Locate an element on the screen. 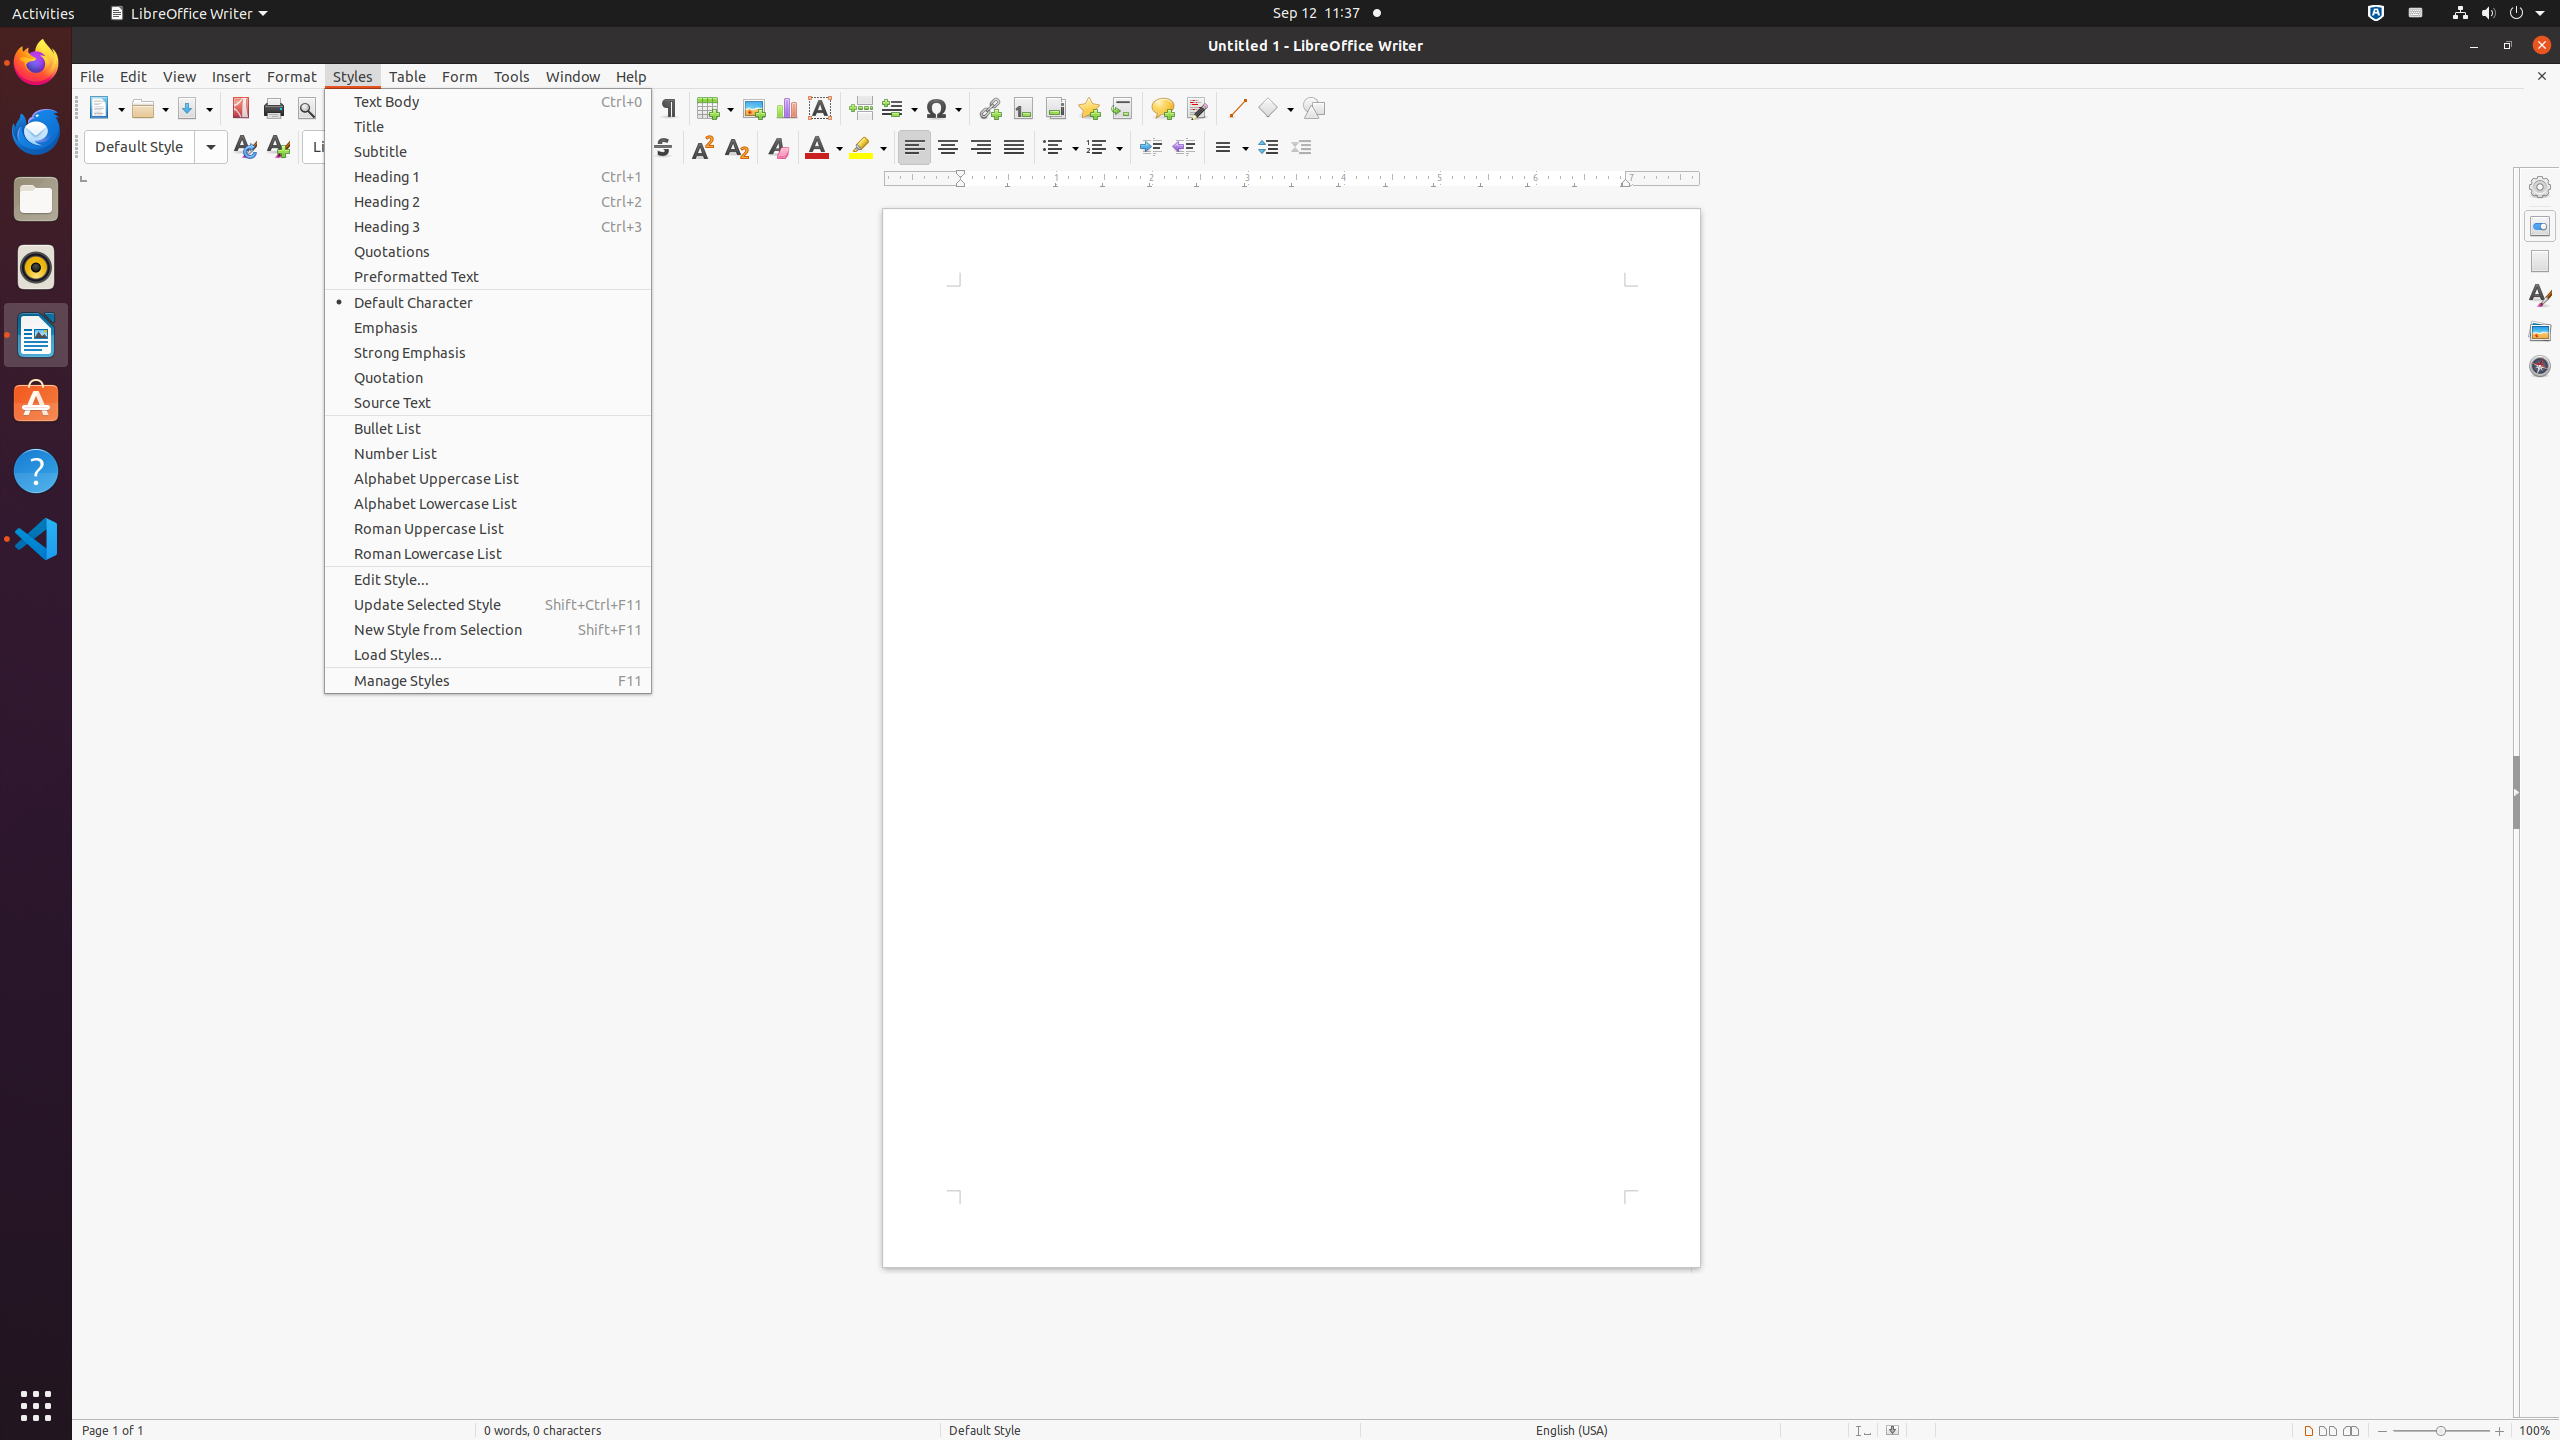  'Center' is located at coordinates (946, 146).